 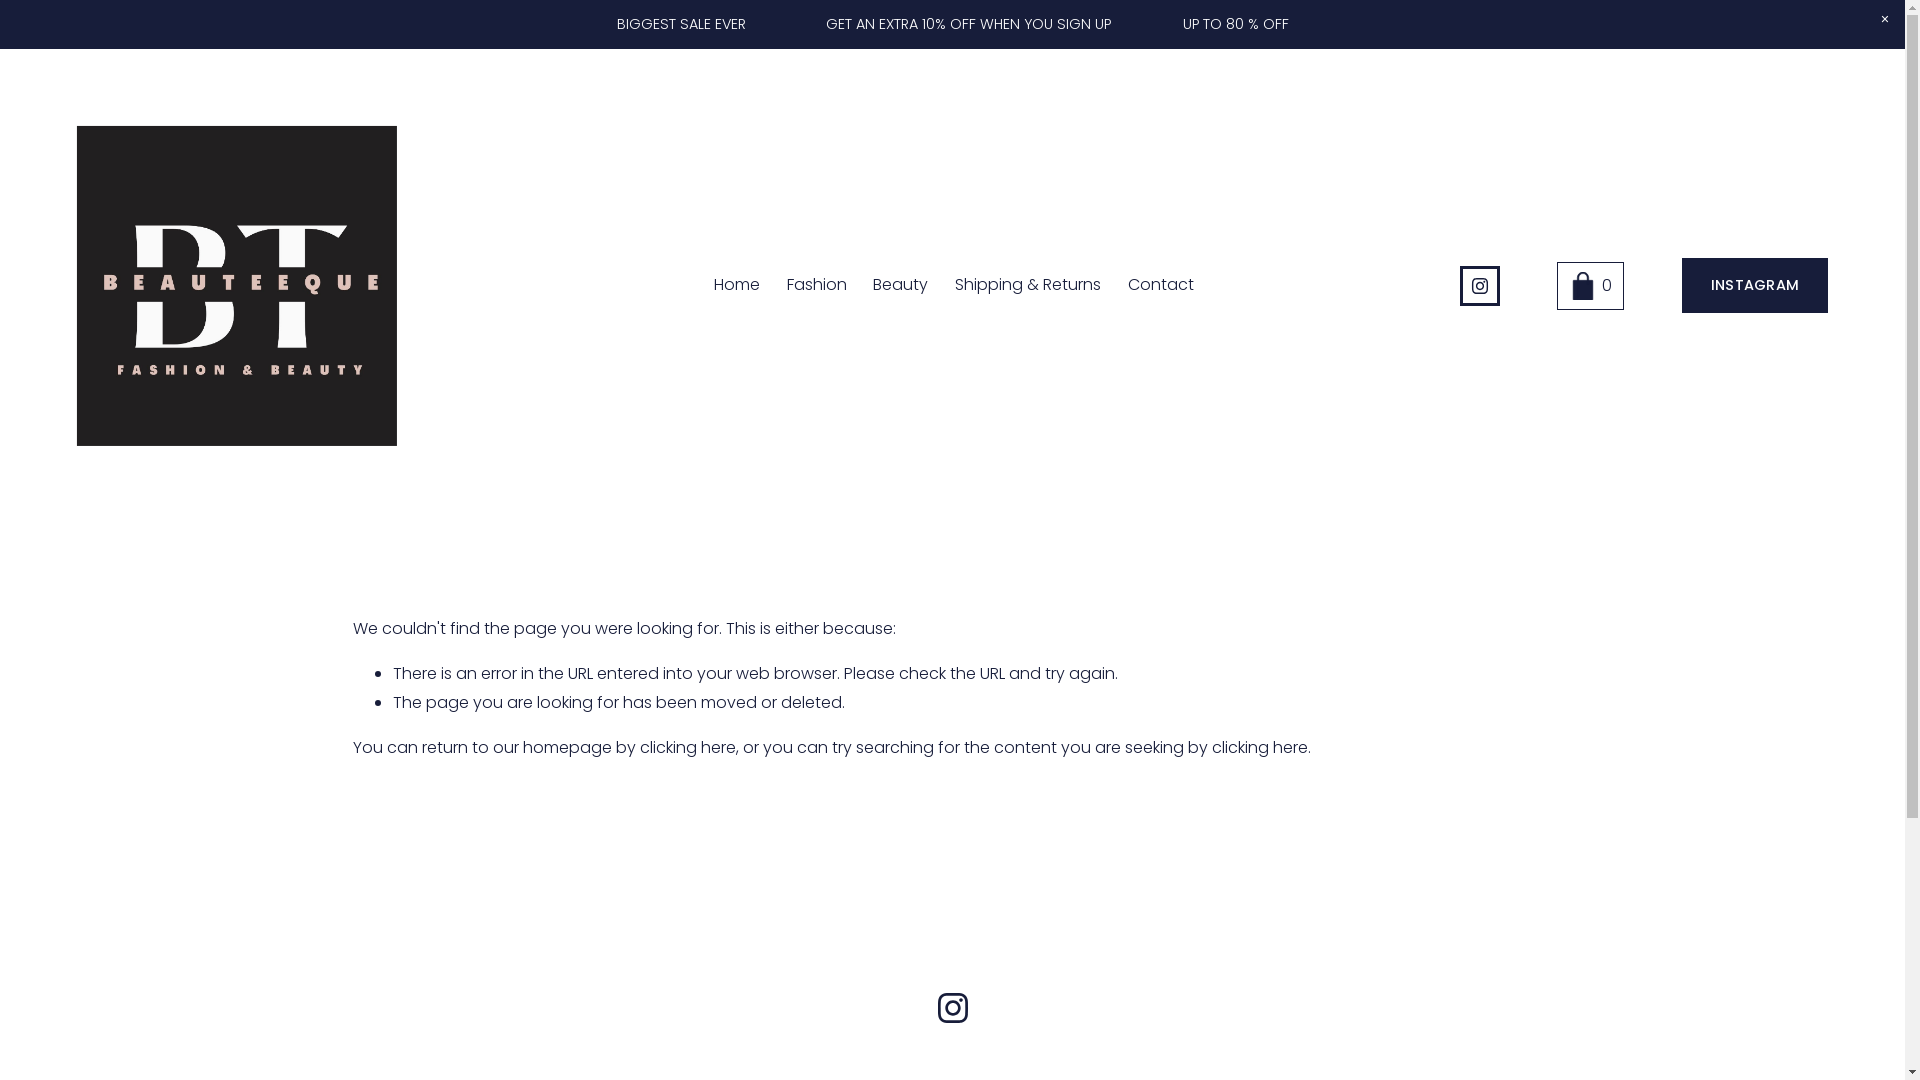 I want to click on '0', so click(x=1589, y=285).